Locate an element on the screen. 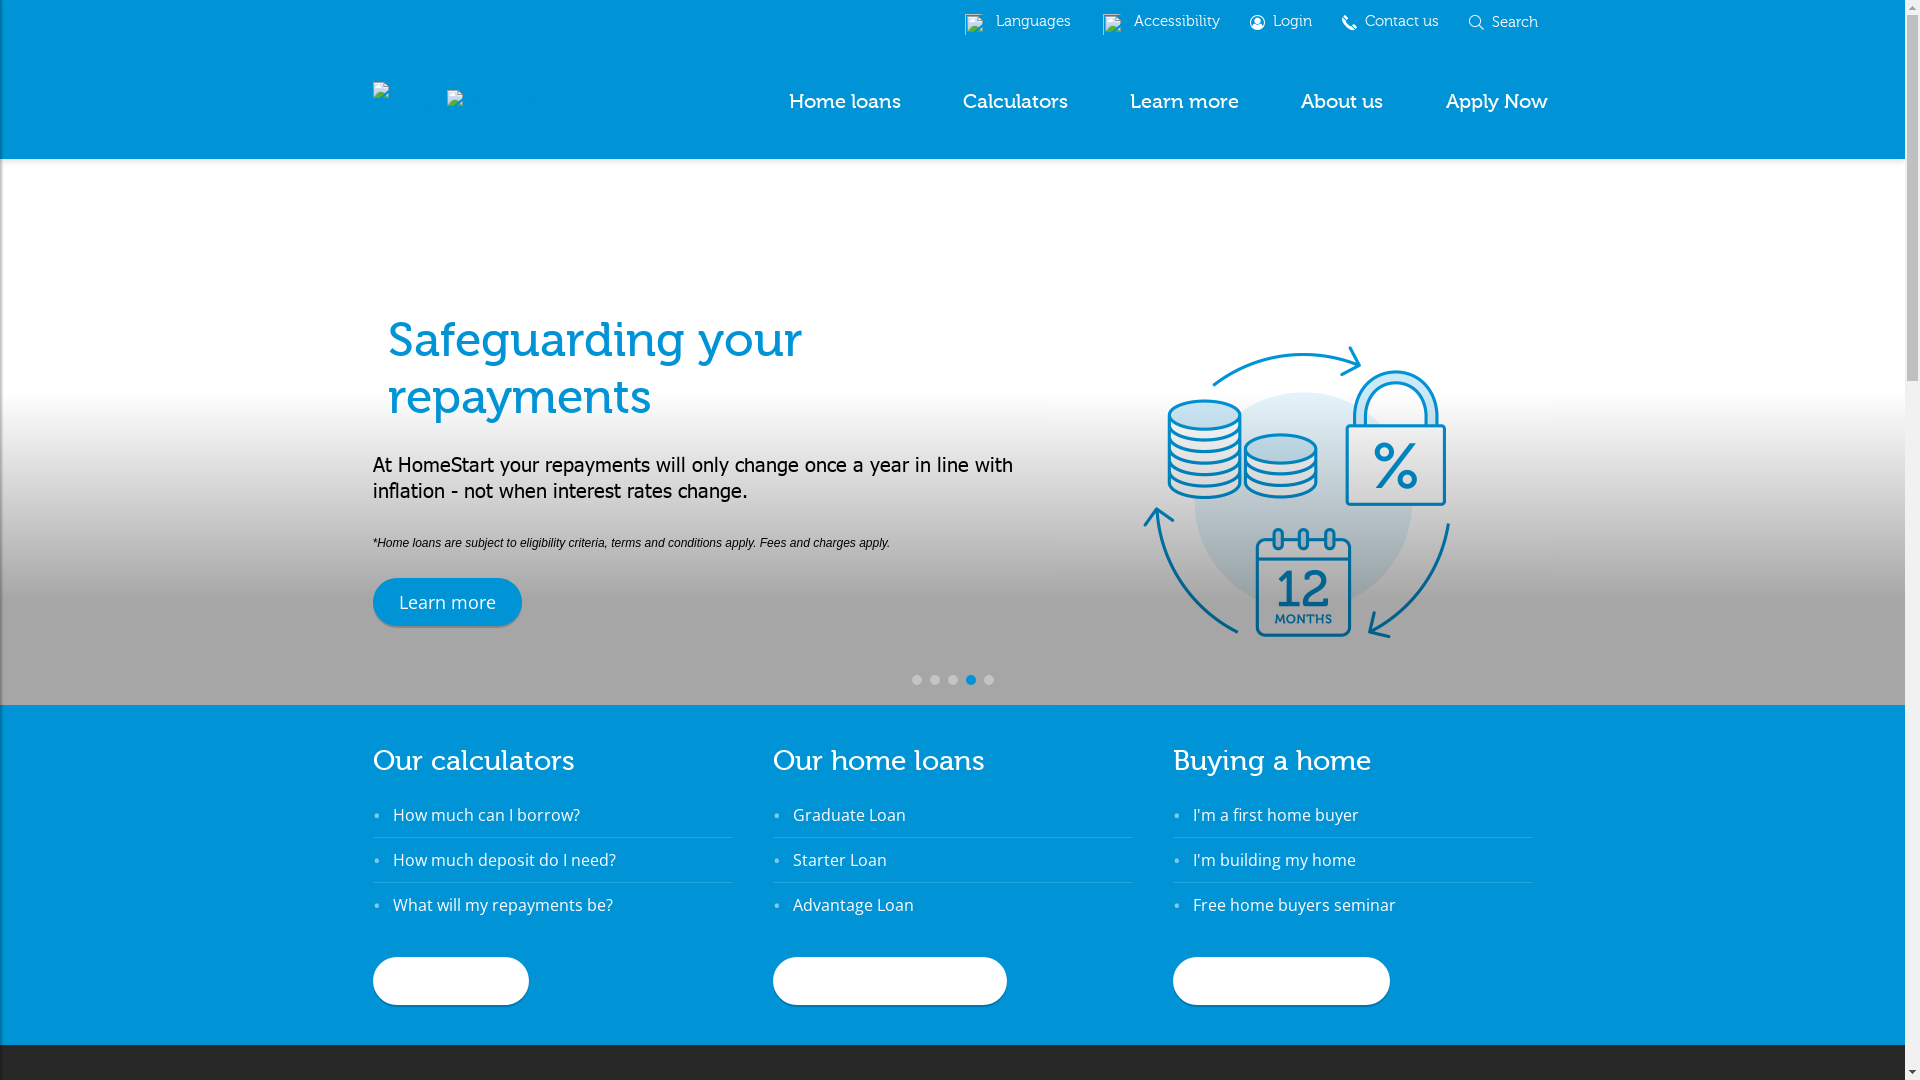 Image resolution: width=1920 pixels, height=1080 pixels. 'About us' is located at coordinates (1342, 101).